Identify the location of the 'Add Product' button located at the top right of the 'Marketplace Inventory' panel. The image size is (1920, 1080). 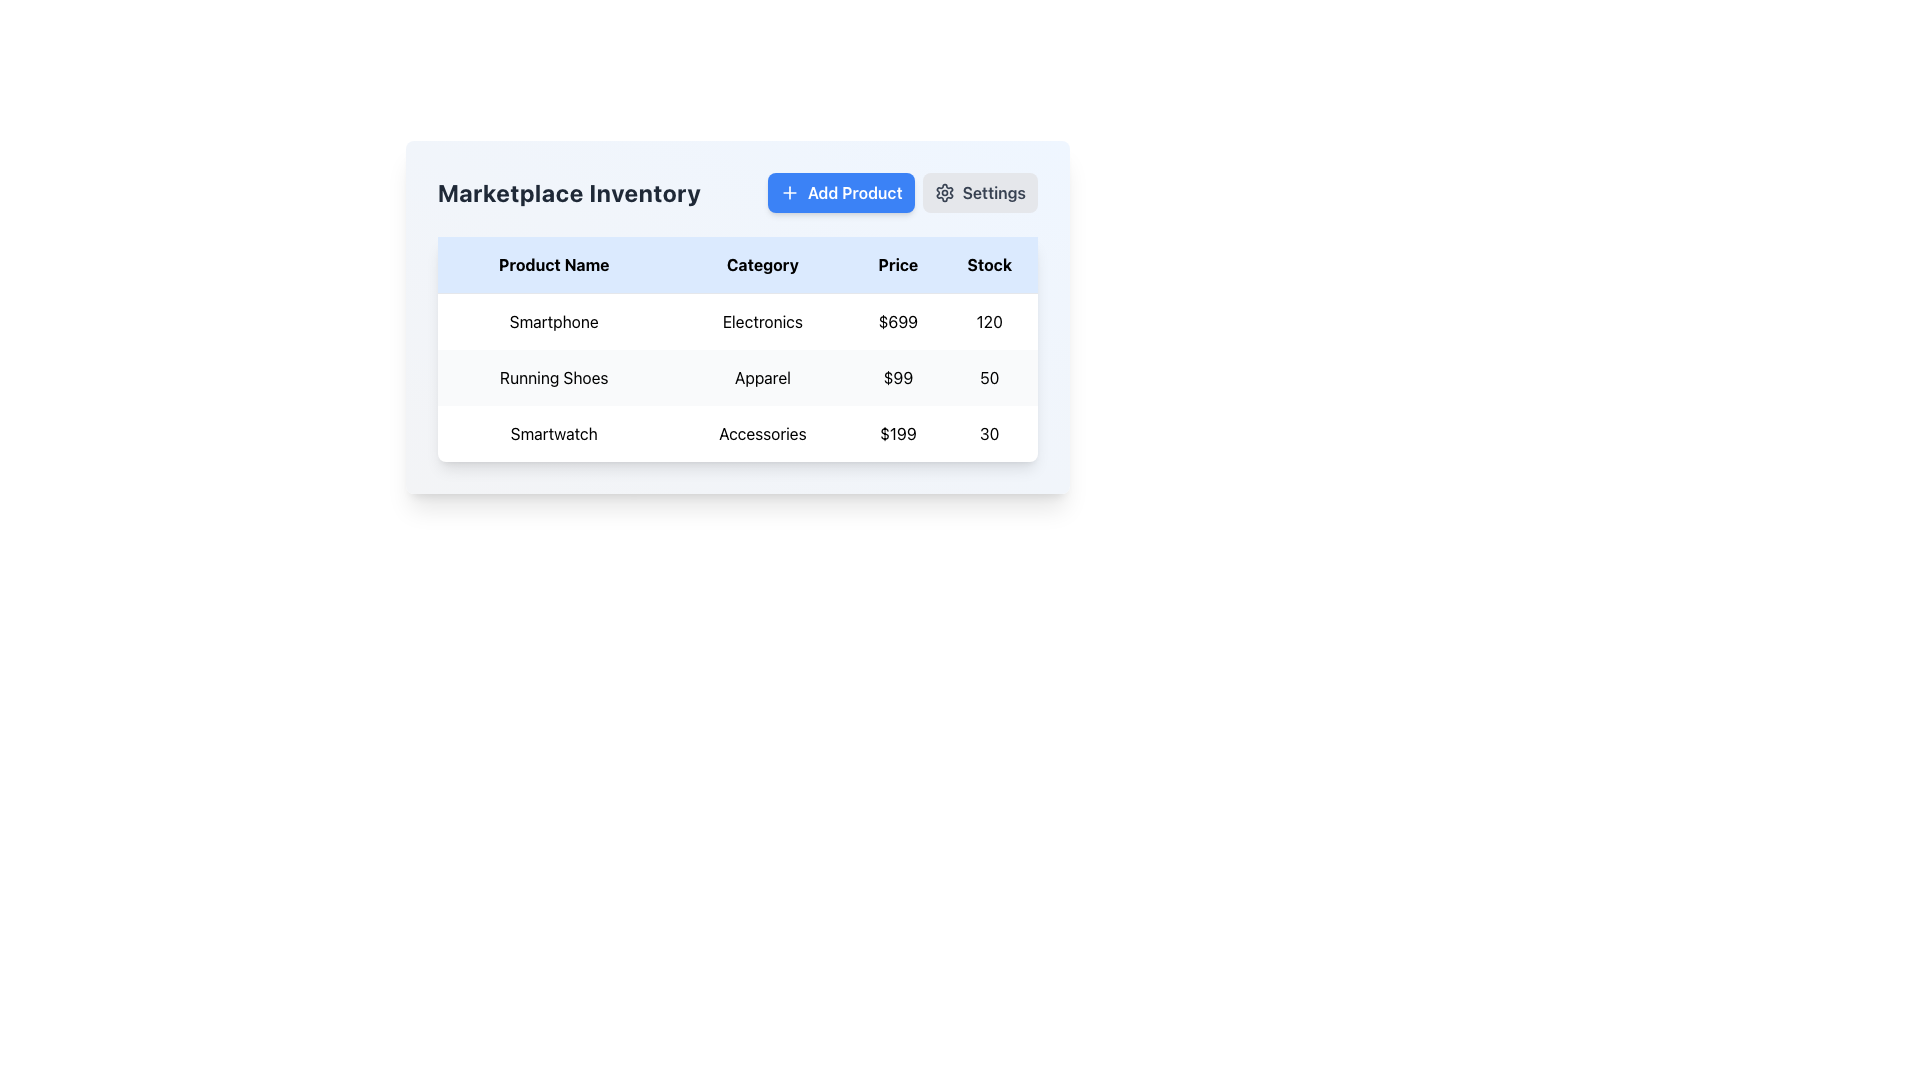
(901, 192).